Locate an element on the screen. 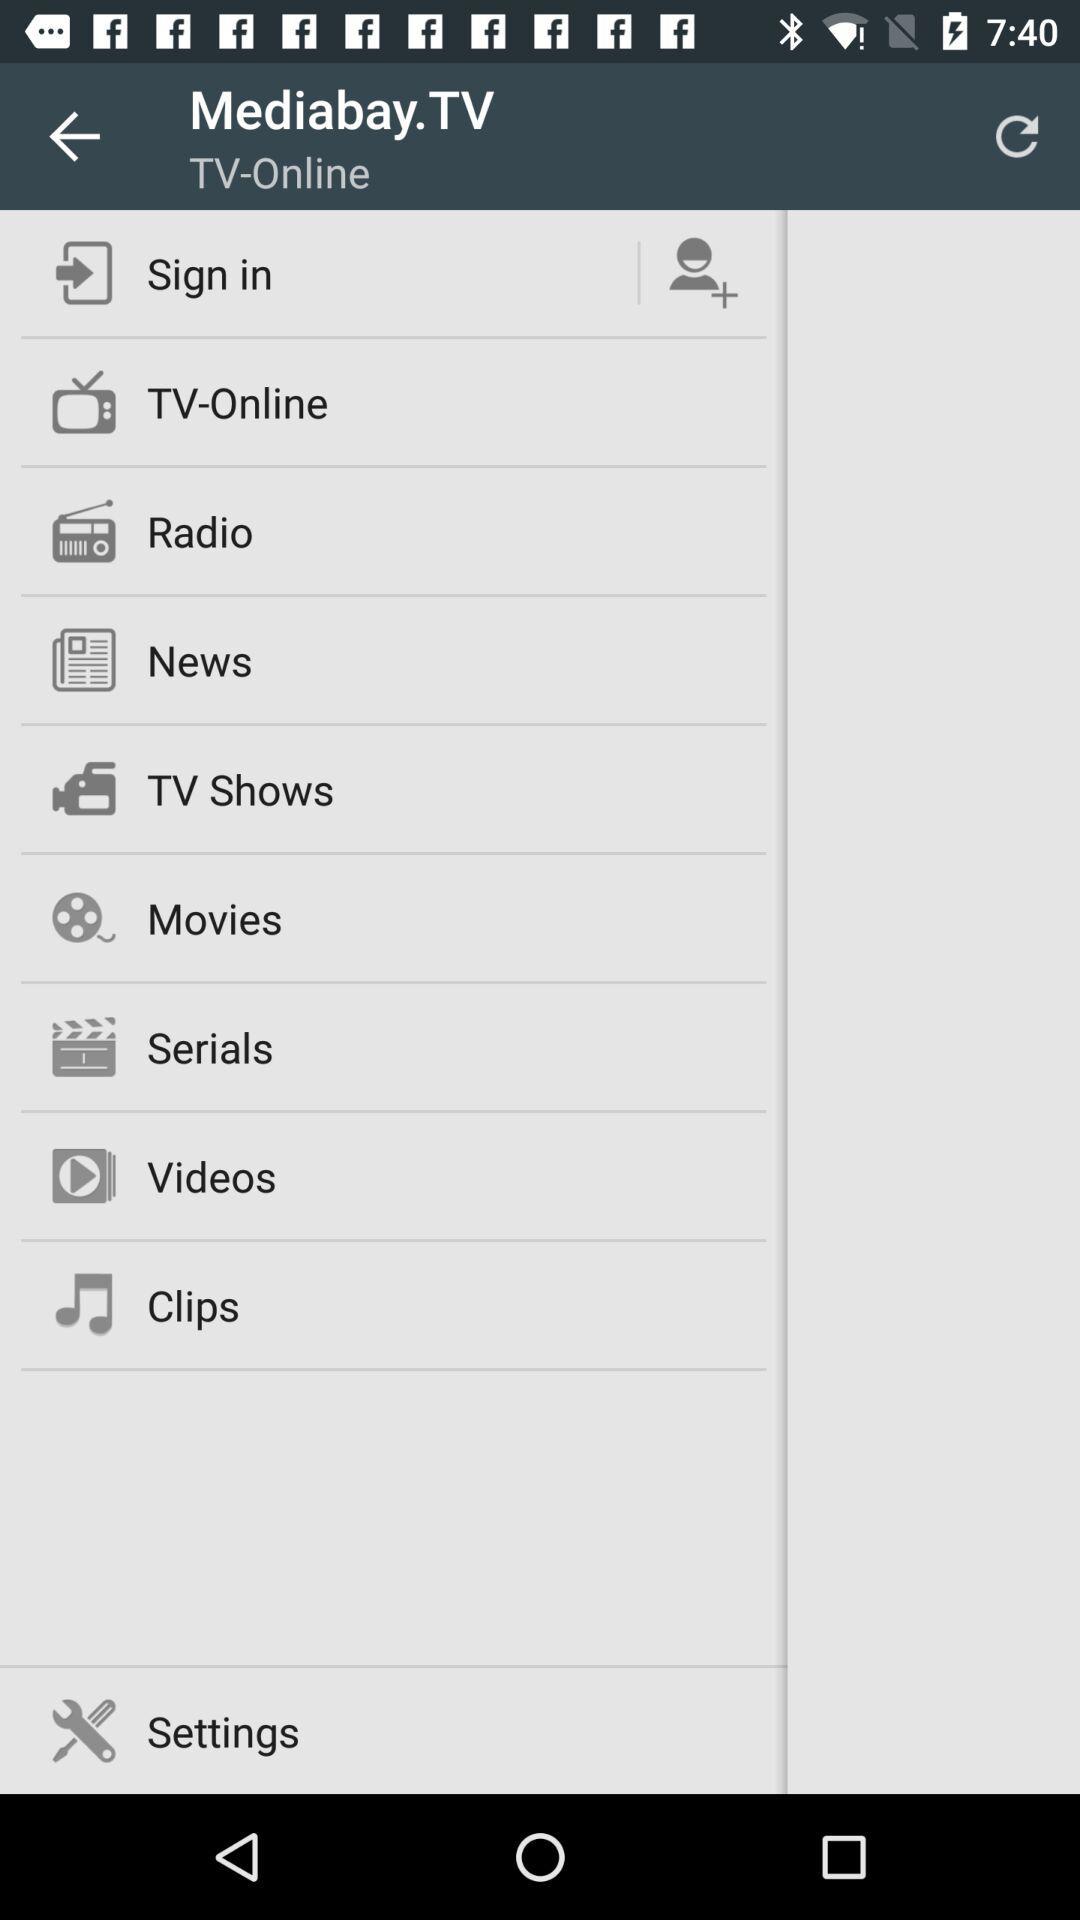 Image resolution: width=1080 pixels, height=1920 pixels. the radio icon is located at coordinates (200, 531).